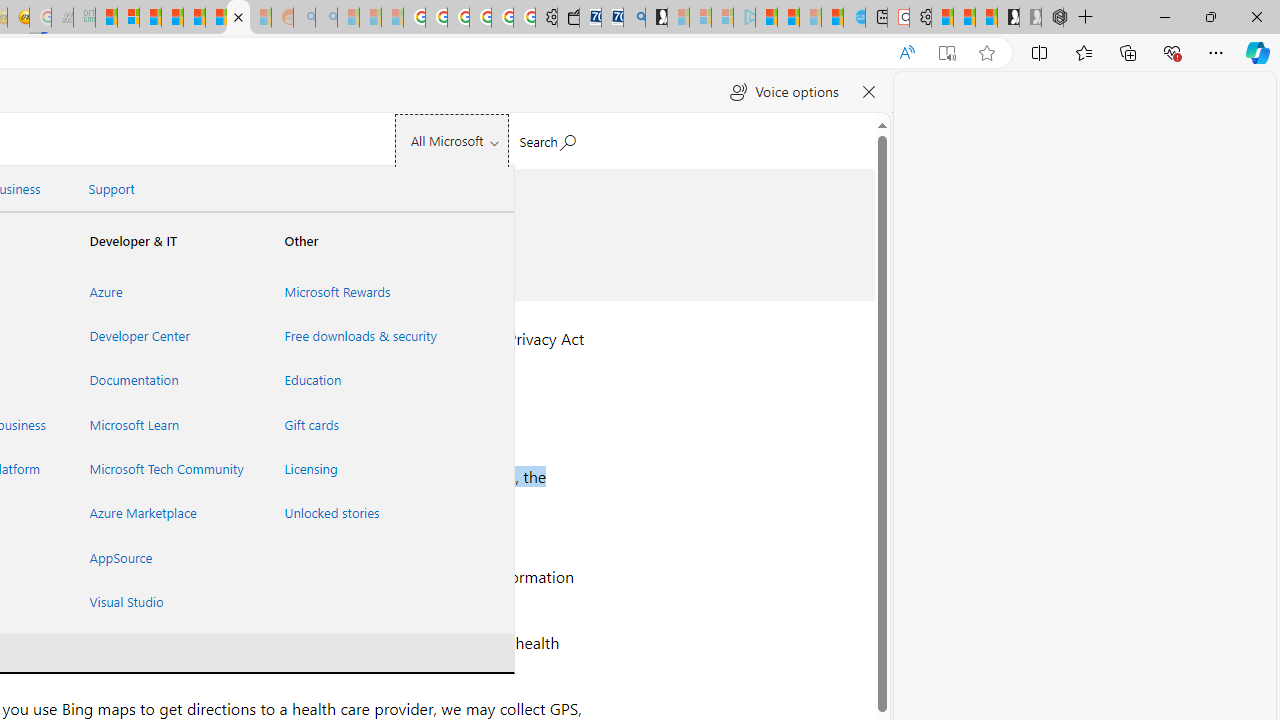  What do you see at coordinates (163, 468) in the screenshot?
I see `'Microsoft Tech Community'` at bounding box center [163, 468].